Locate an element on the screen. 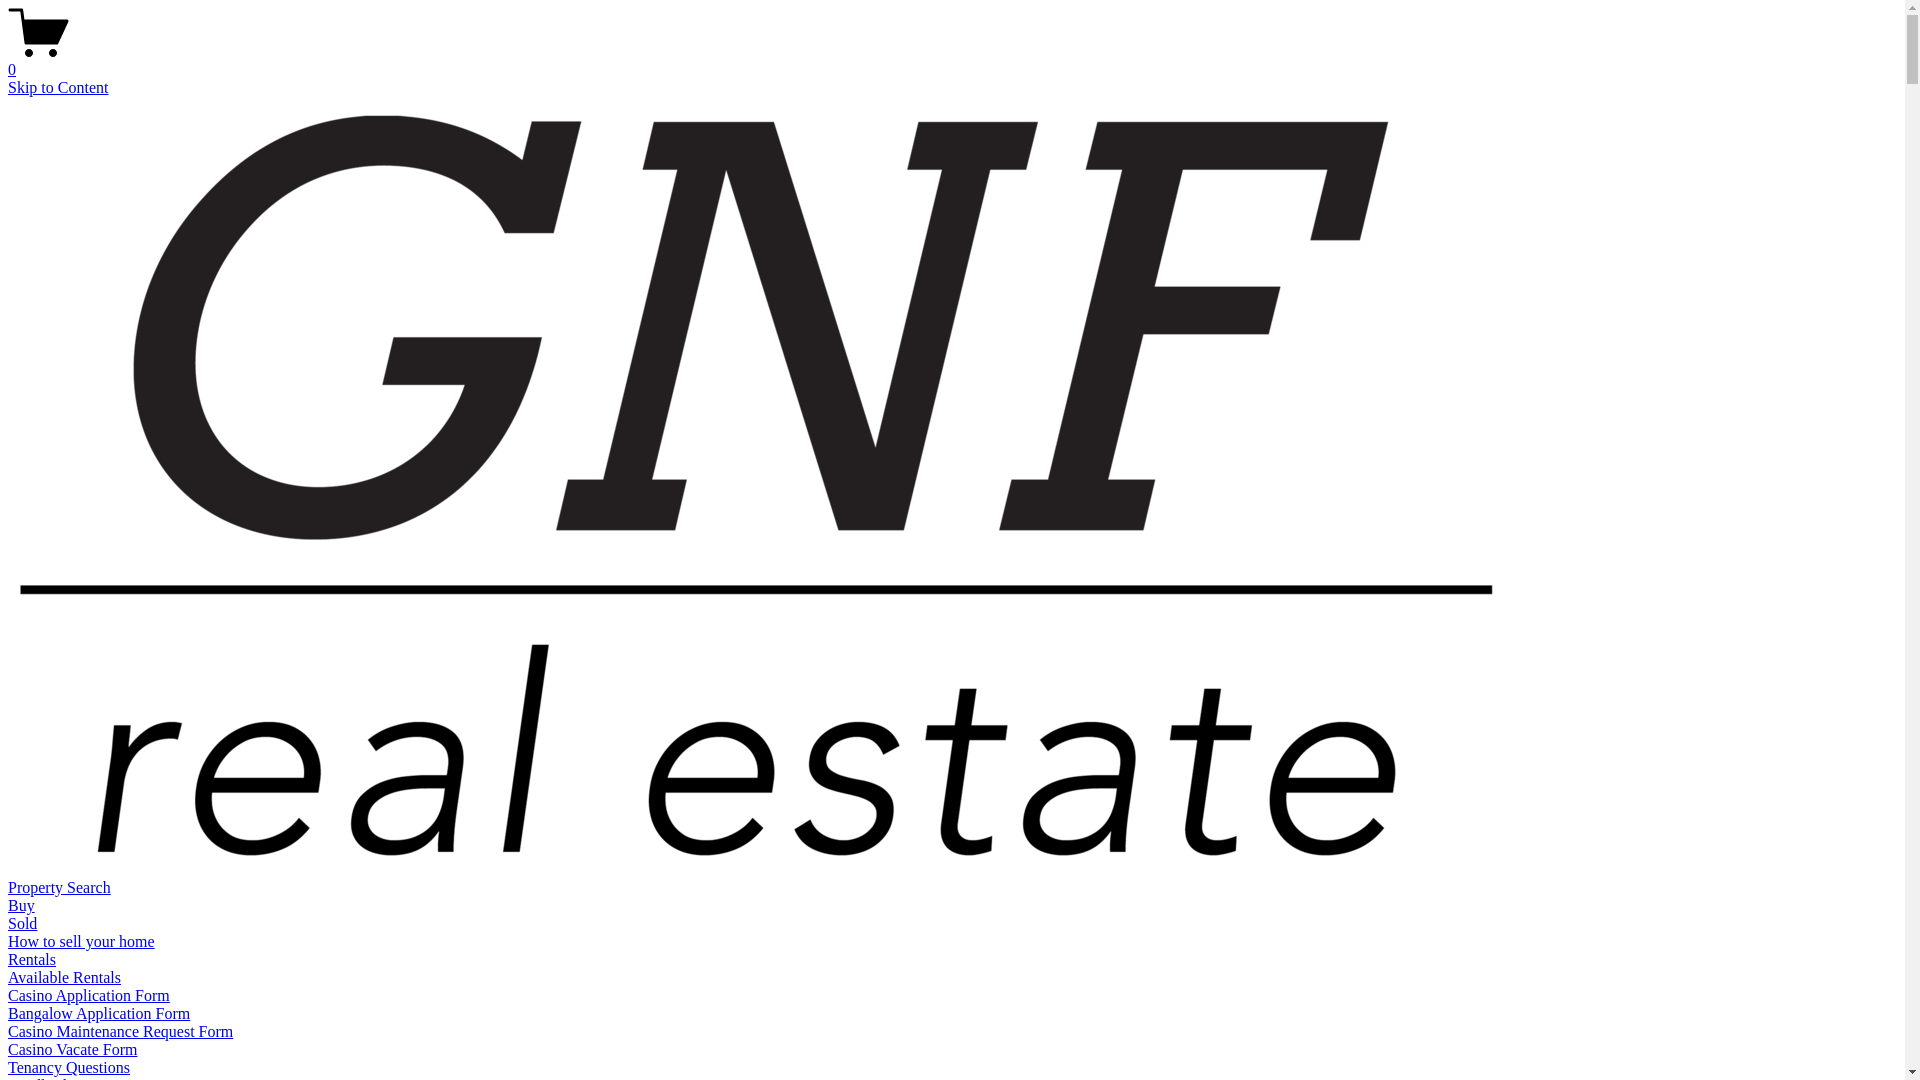 The image size is (1920, 1080). 'Property Search' is located at coordinates (59, 886).